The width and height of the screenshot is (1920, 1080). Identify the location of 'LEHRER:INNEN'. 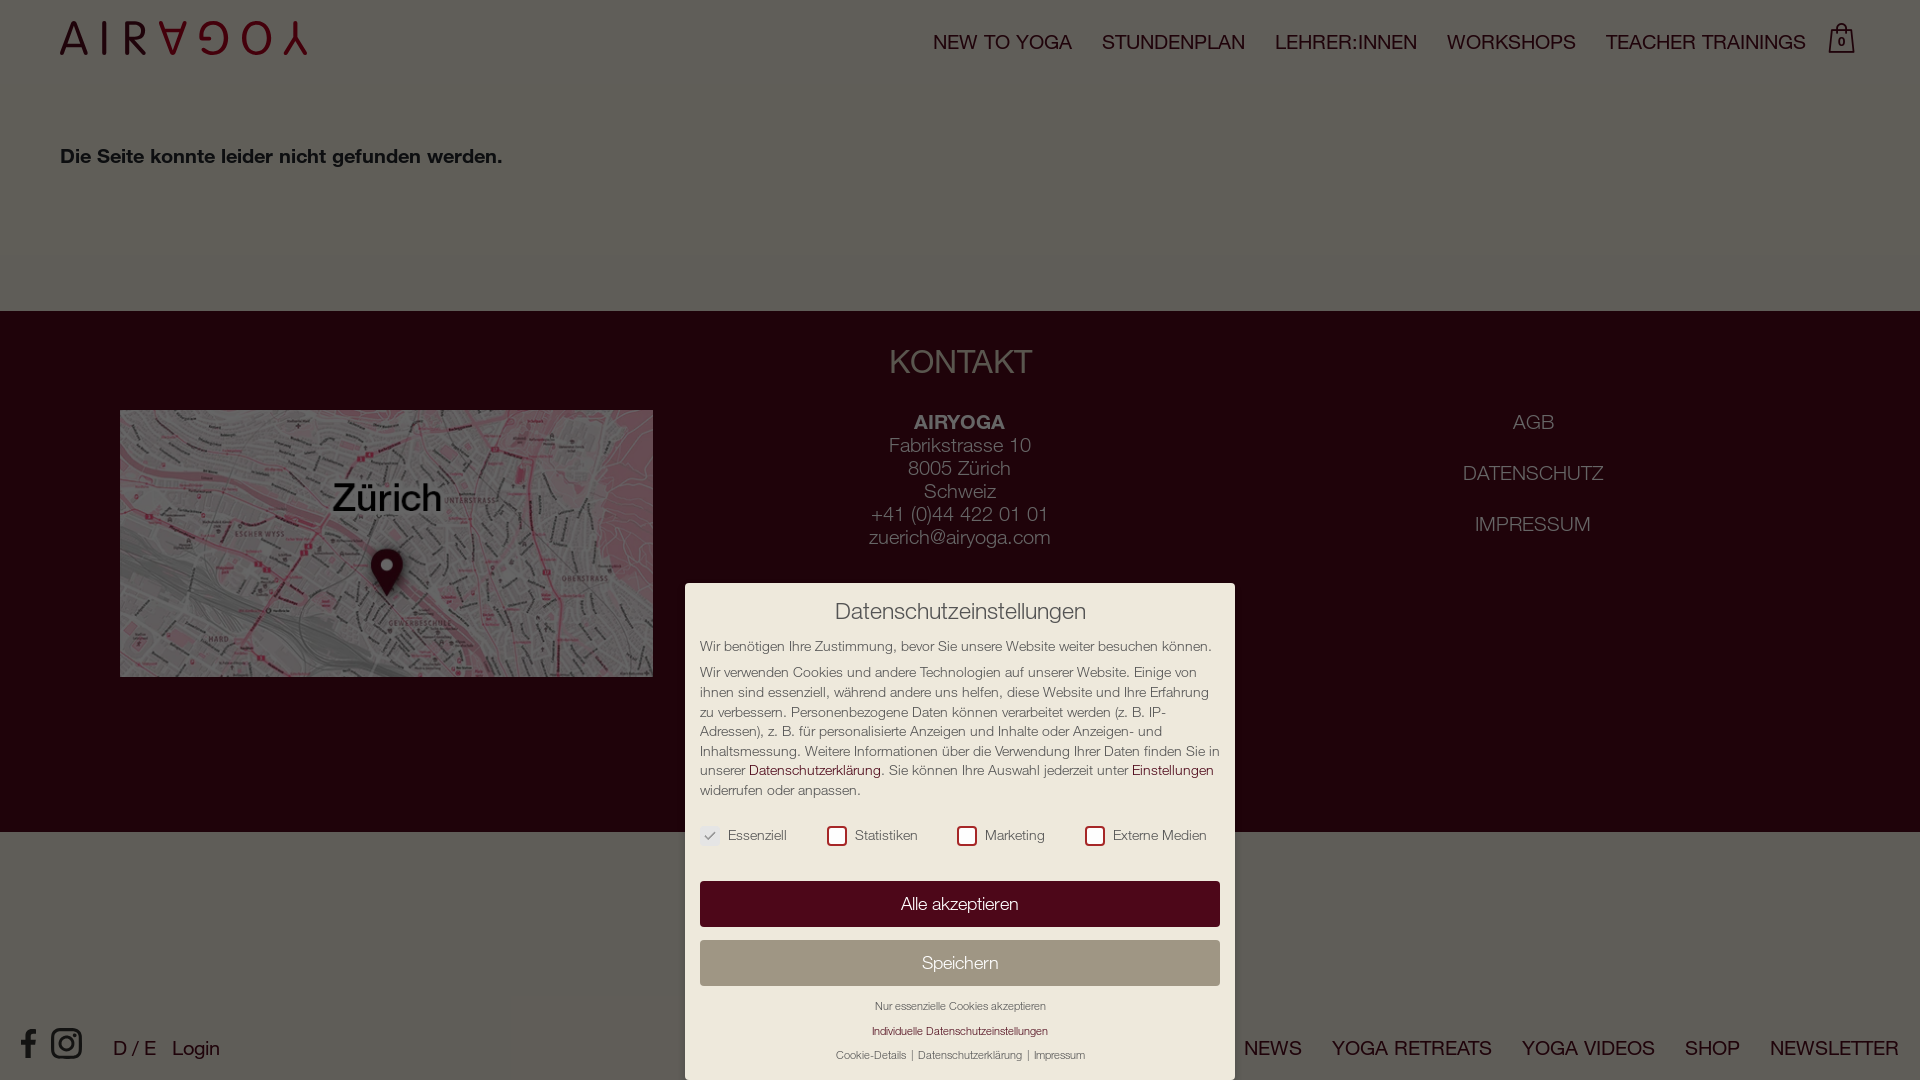
(1345, 41).